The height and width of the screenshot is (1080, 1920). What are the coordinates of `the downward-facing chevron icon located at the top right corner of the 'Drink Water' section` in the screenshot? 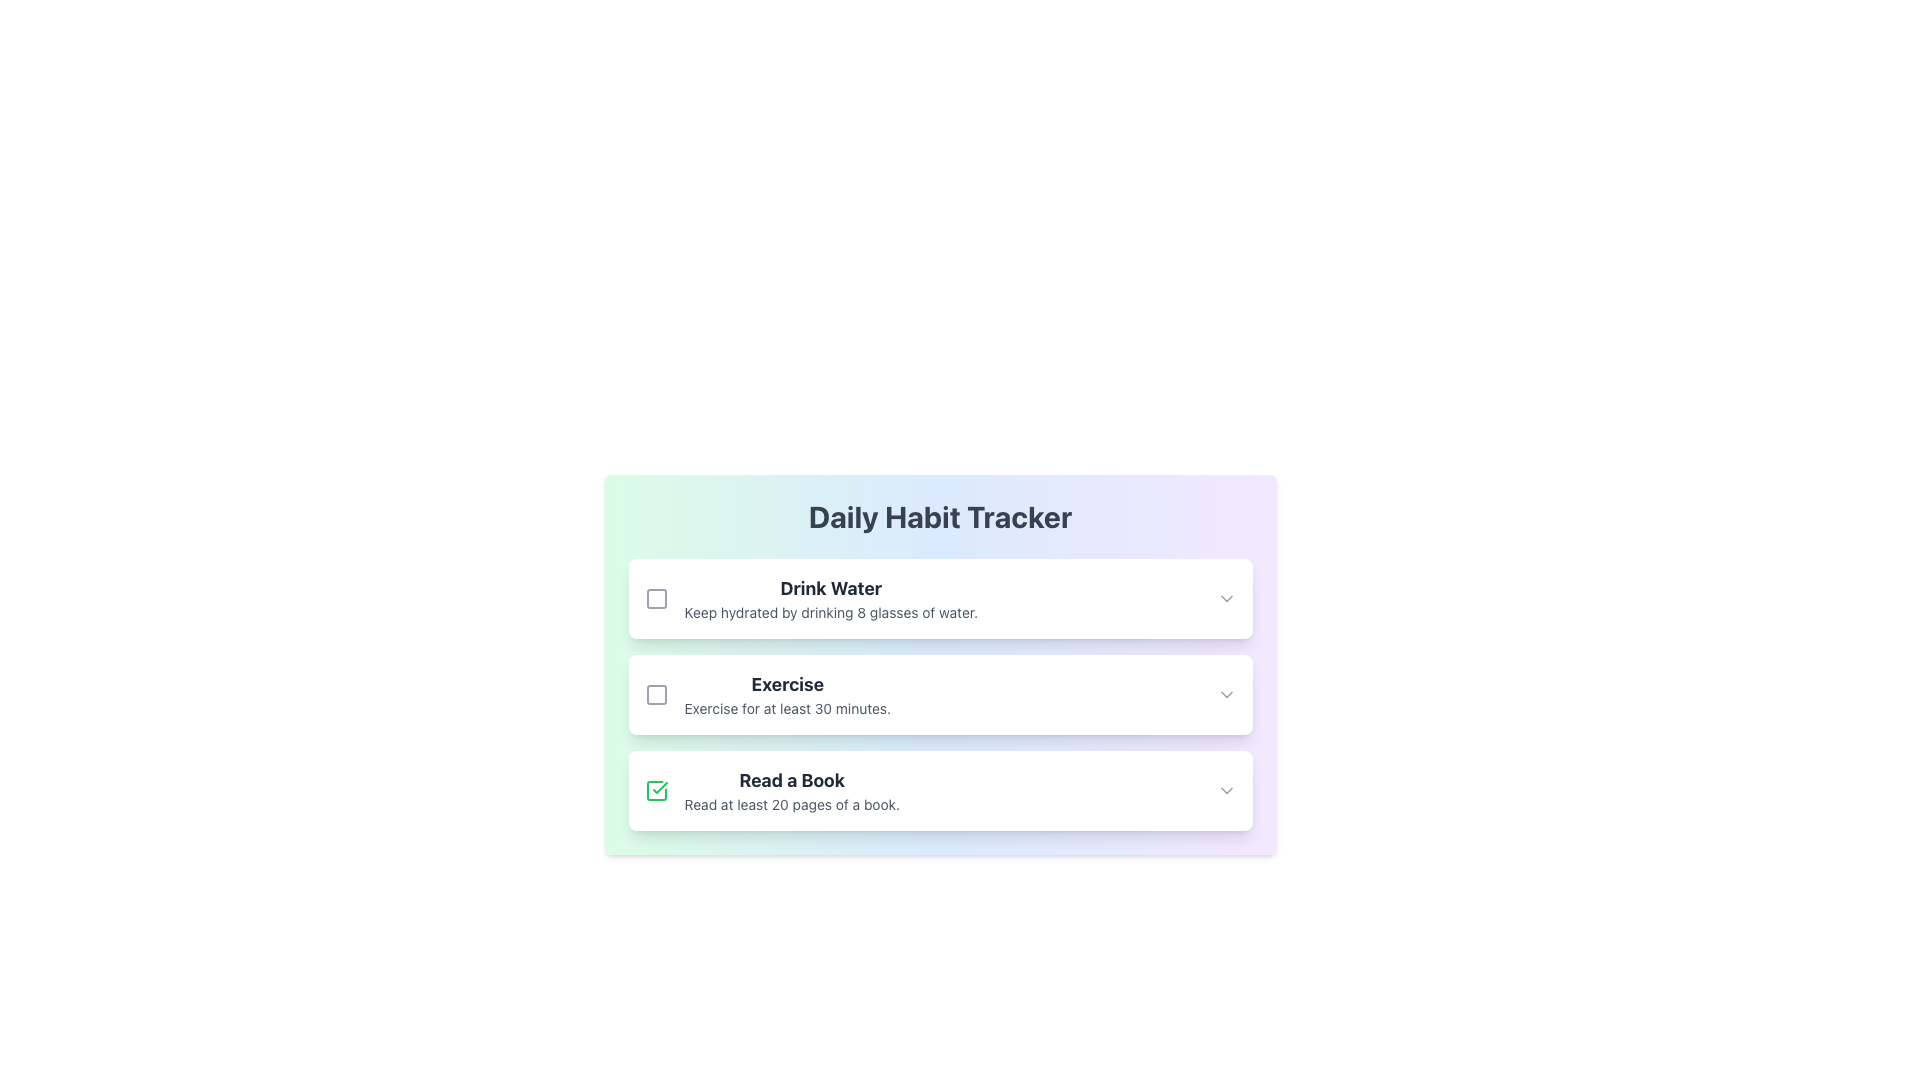 It's located at (1225, 597).